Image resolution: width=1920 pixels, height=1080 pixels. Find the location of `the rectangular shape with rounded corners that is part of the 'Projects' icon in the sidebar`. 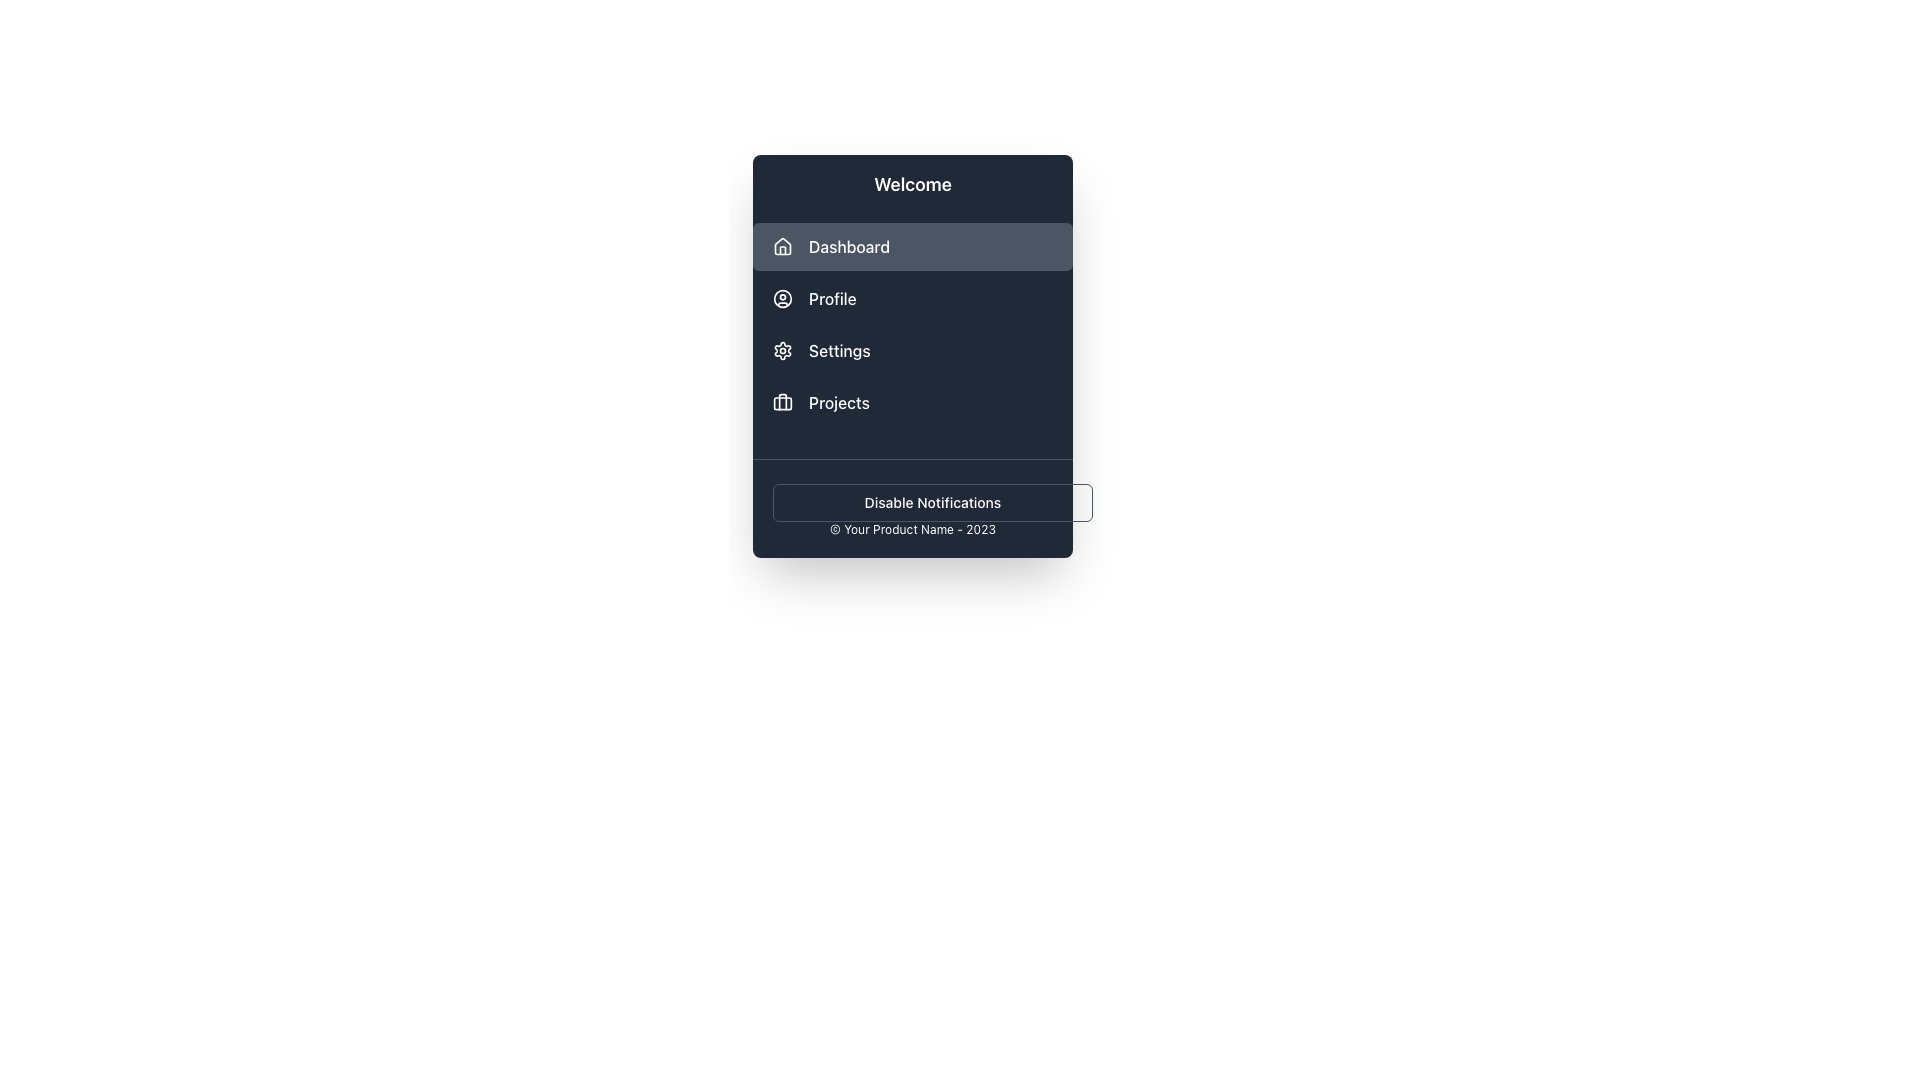

the rectangular shape with rounded corners that is part of the 'Projects' icon in the sidebar is located at coordinates (781, 402).